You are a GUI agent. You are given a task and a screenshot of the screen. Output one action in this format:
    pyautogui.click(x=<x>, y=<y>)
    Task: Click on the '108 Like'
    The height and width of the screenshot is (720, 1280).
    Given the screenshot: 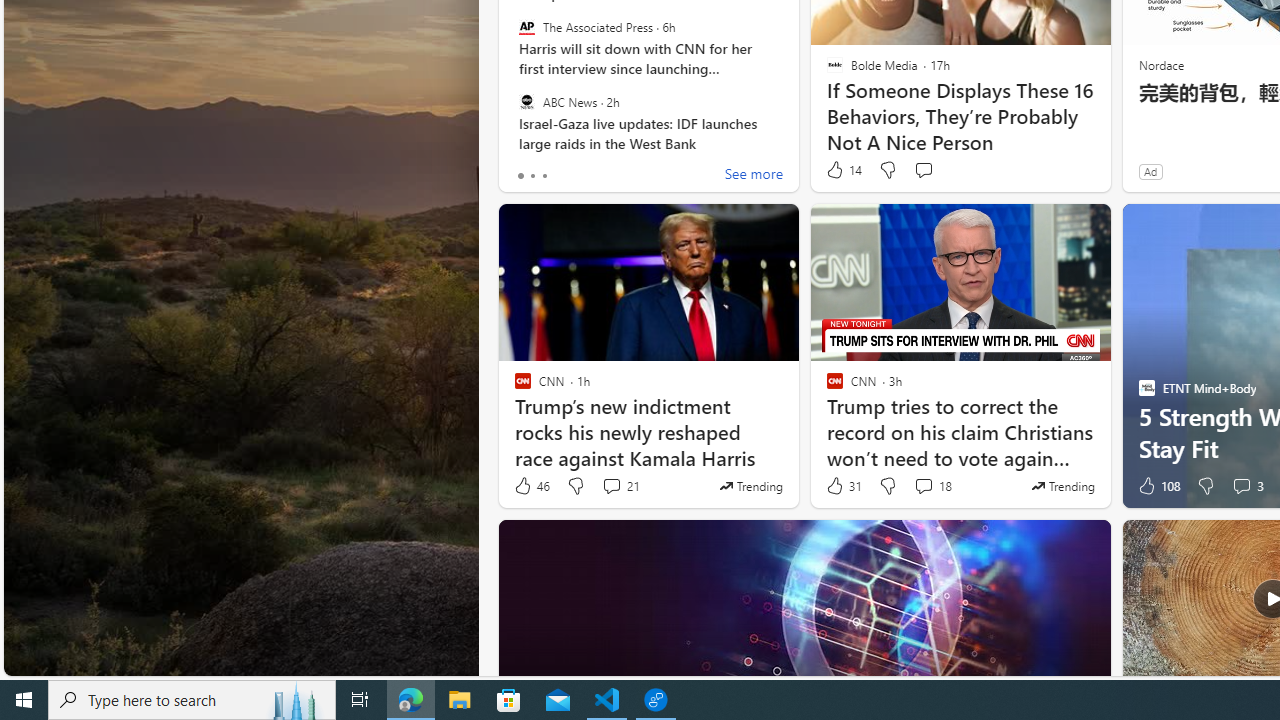 What is the action you would take?
    pyautogui.click(x=1157, y=486)
    